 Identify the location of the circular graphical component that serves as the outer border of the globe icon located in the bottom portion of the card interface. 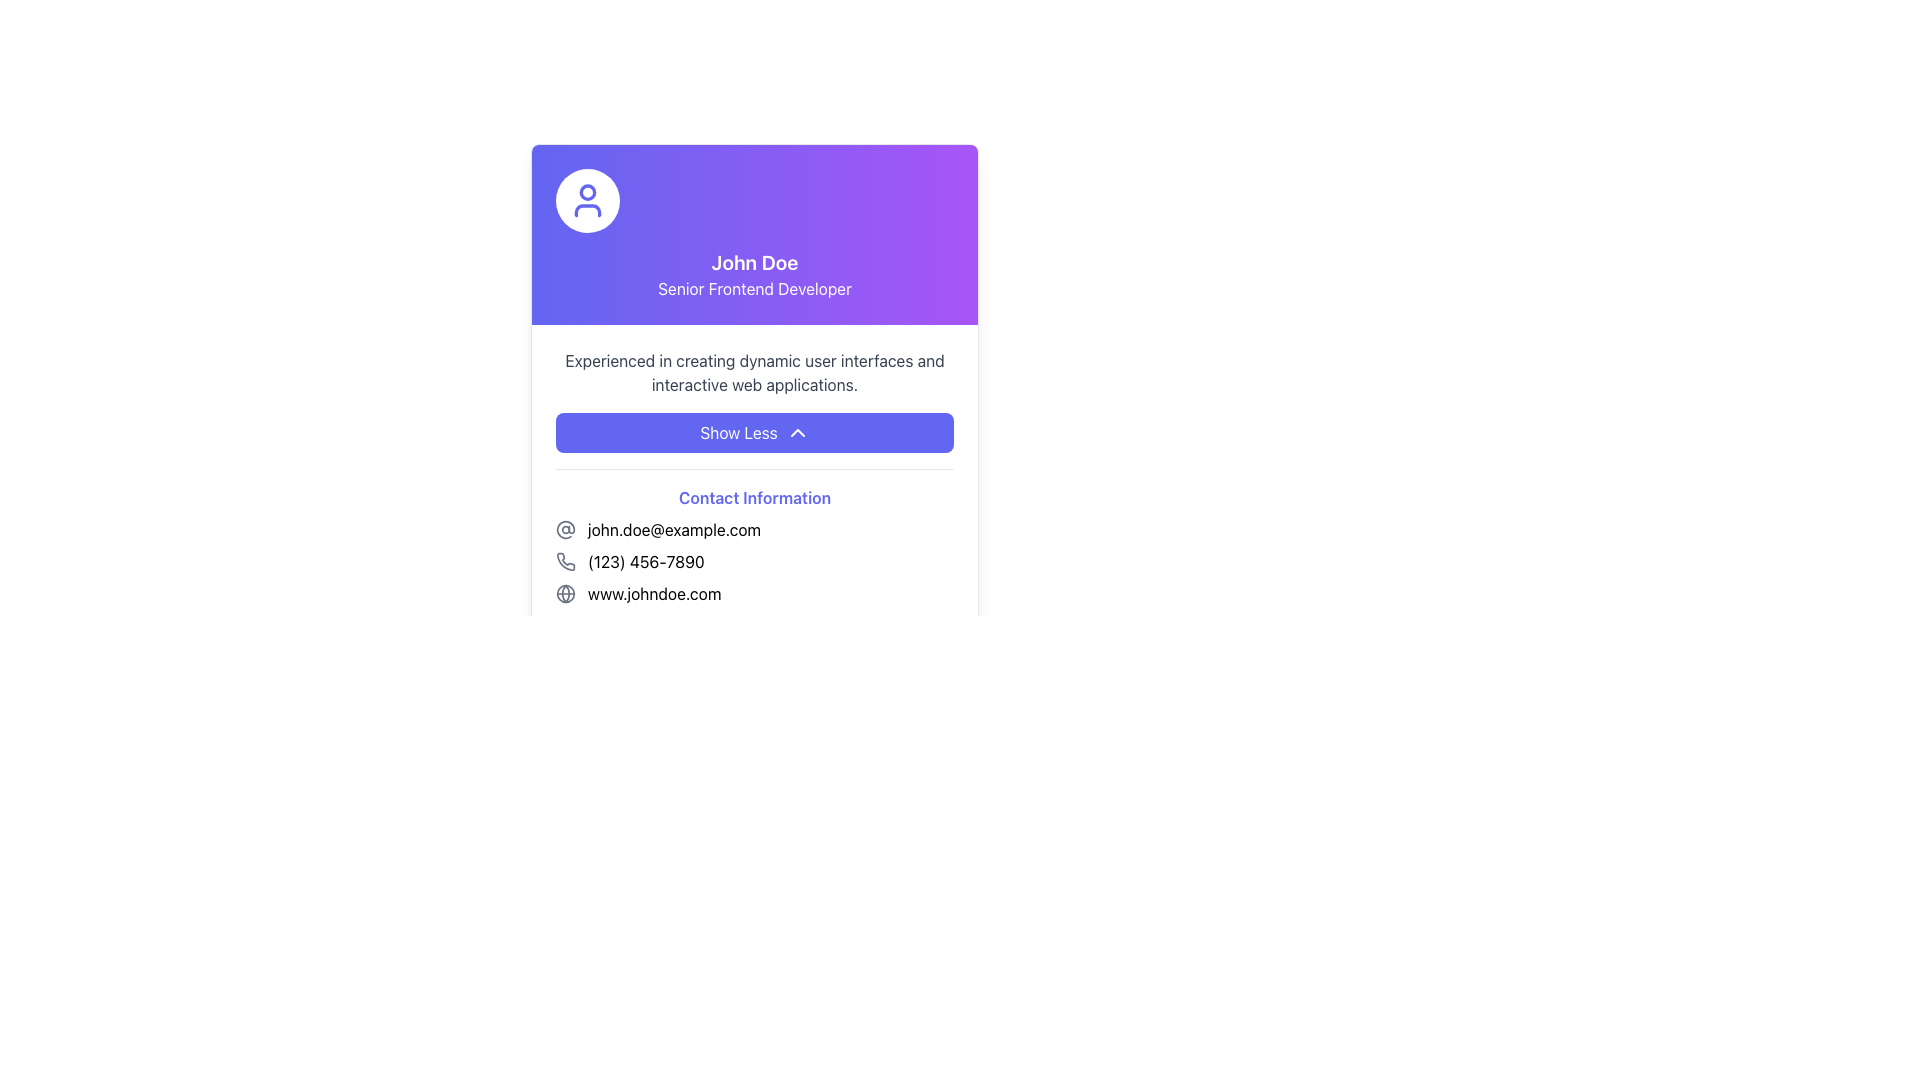
(565, 593).